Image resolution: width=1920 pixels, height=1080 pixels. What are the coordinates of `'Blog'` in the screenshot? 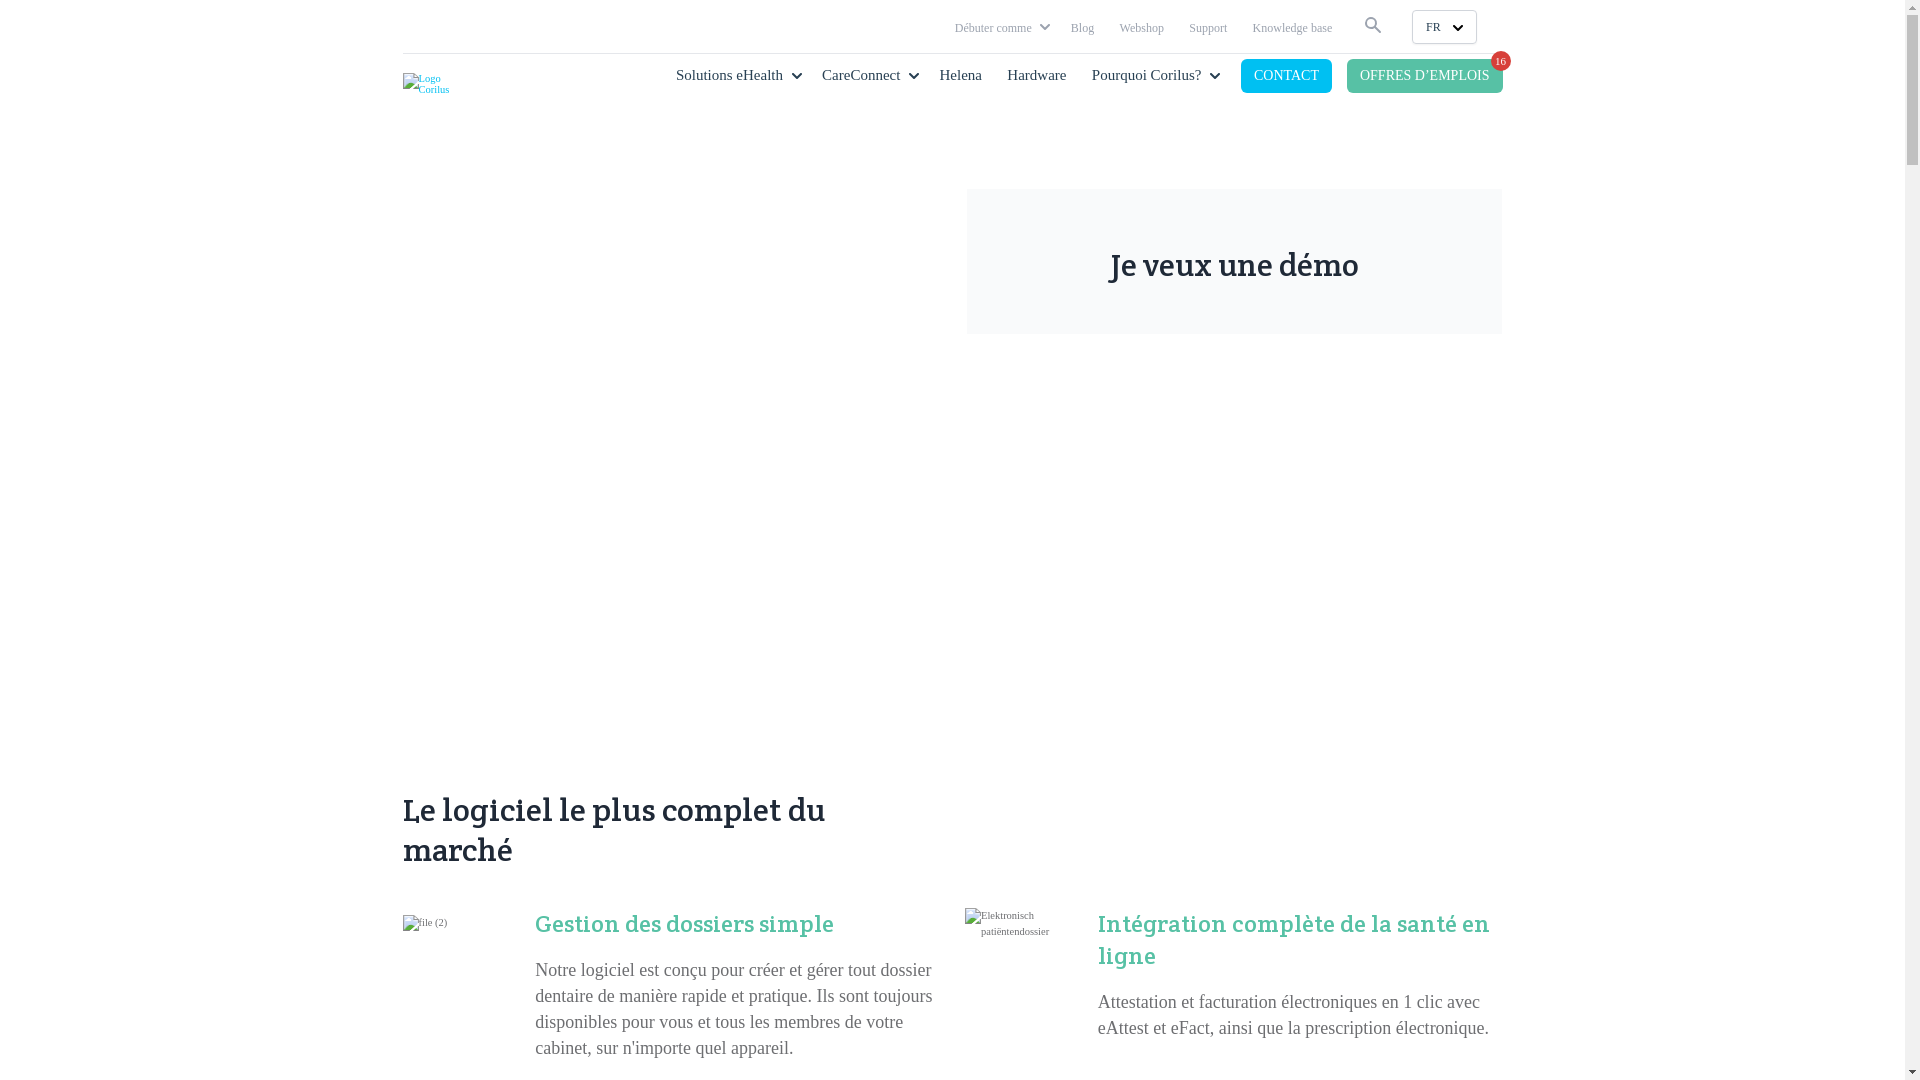 It's located at (1081, 27).